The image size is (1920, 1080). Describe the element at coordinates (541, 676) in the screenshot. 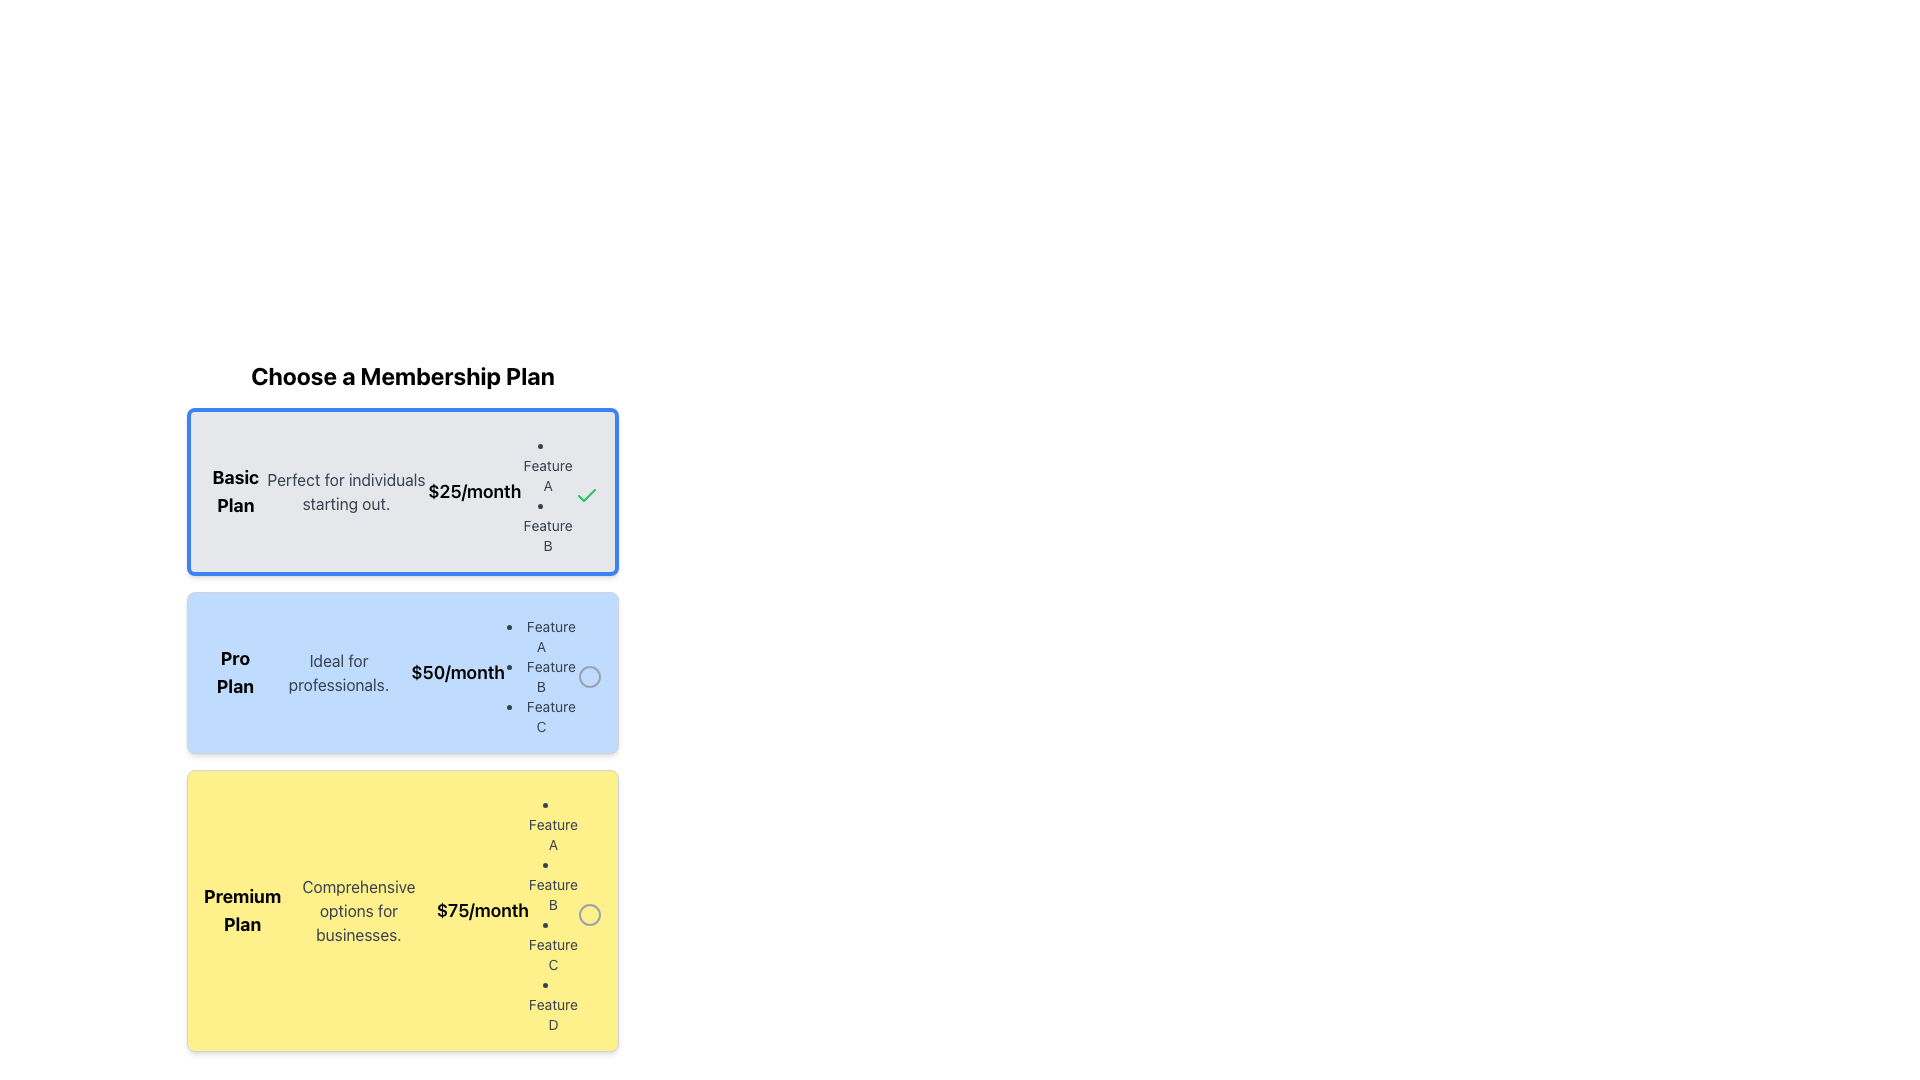

I see `features listed in the bulleted list located in the 'Pro Plan' section of the membership card, which includes 'Feature A', 'Feature B', and 'Feature C'` at that location.